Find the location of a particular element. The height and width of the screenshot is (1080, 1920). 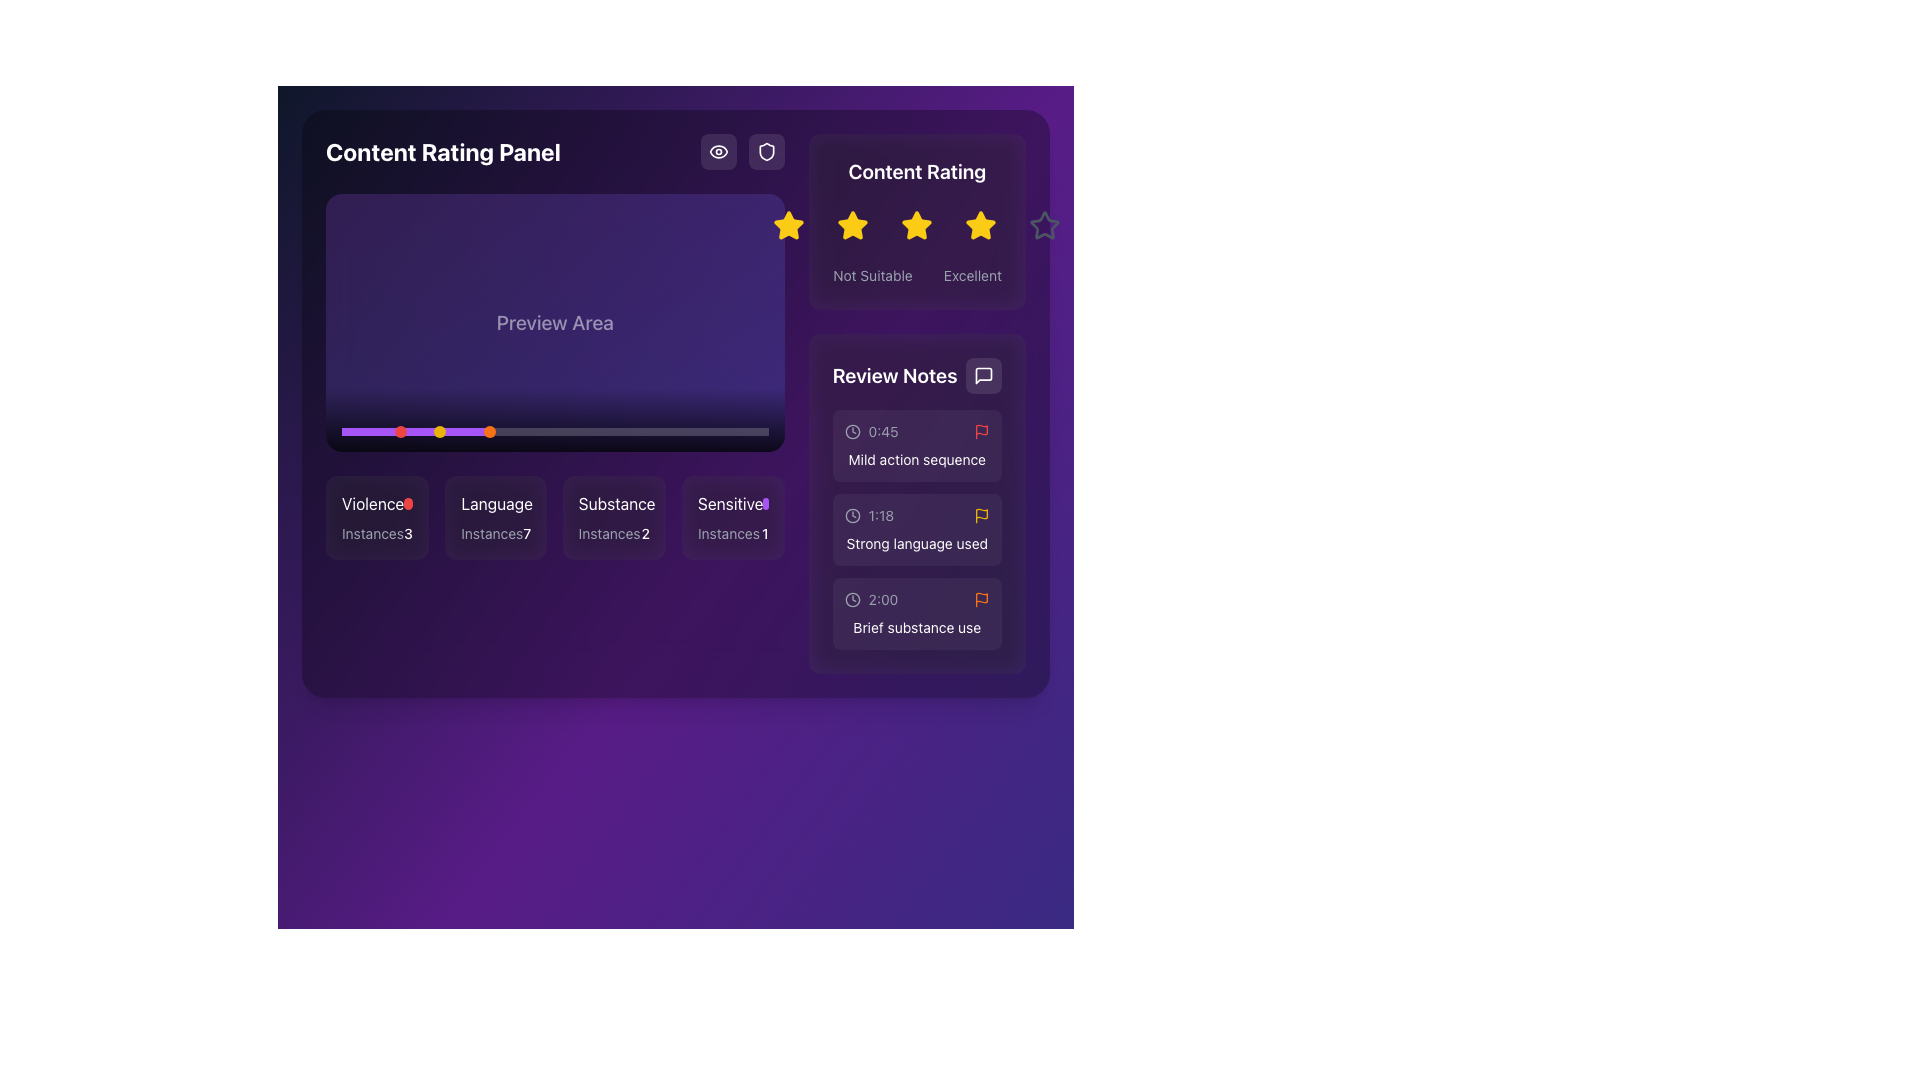

the bold text label that reads 'Content Rating Panel' is located at coordinates (442, 150).